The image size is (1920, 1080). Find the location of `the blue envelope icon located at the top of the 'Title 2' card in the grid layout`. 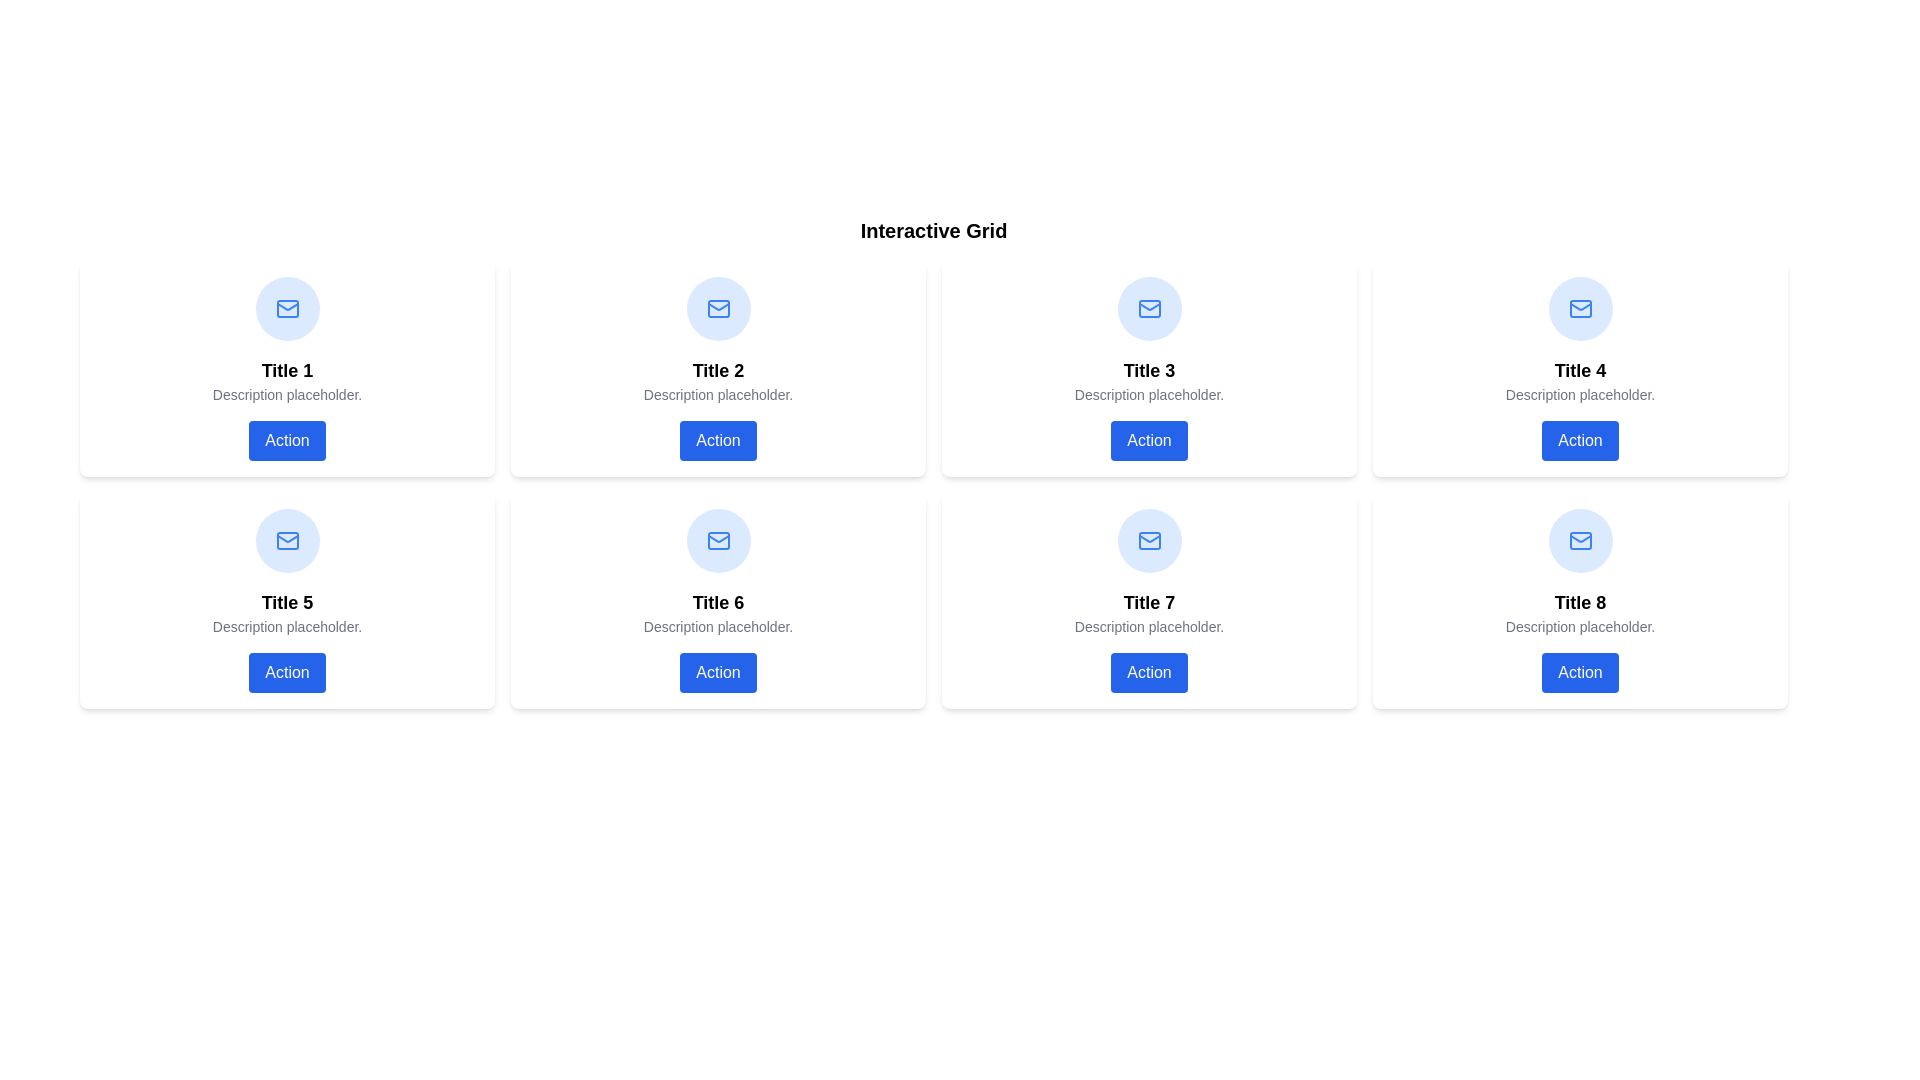

the blue envelope icon located at the top of the 'Title 2' card in the grid layout is located at coordinates (718, 308).